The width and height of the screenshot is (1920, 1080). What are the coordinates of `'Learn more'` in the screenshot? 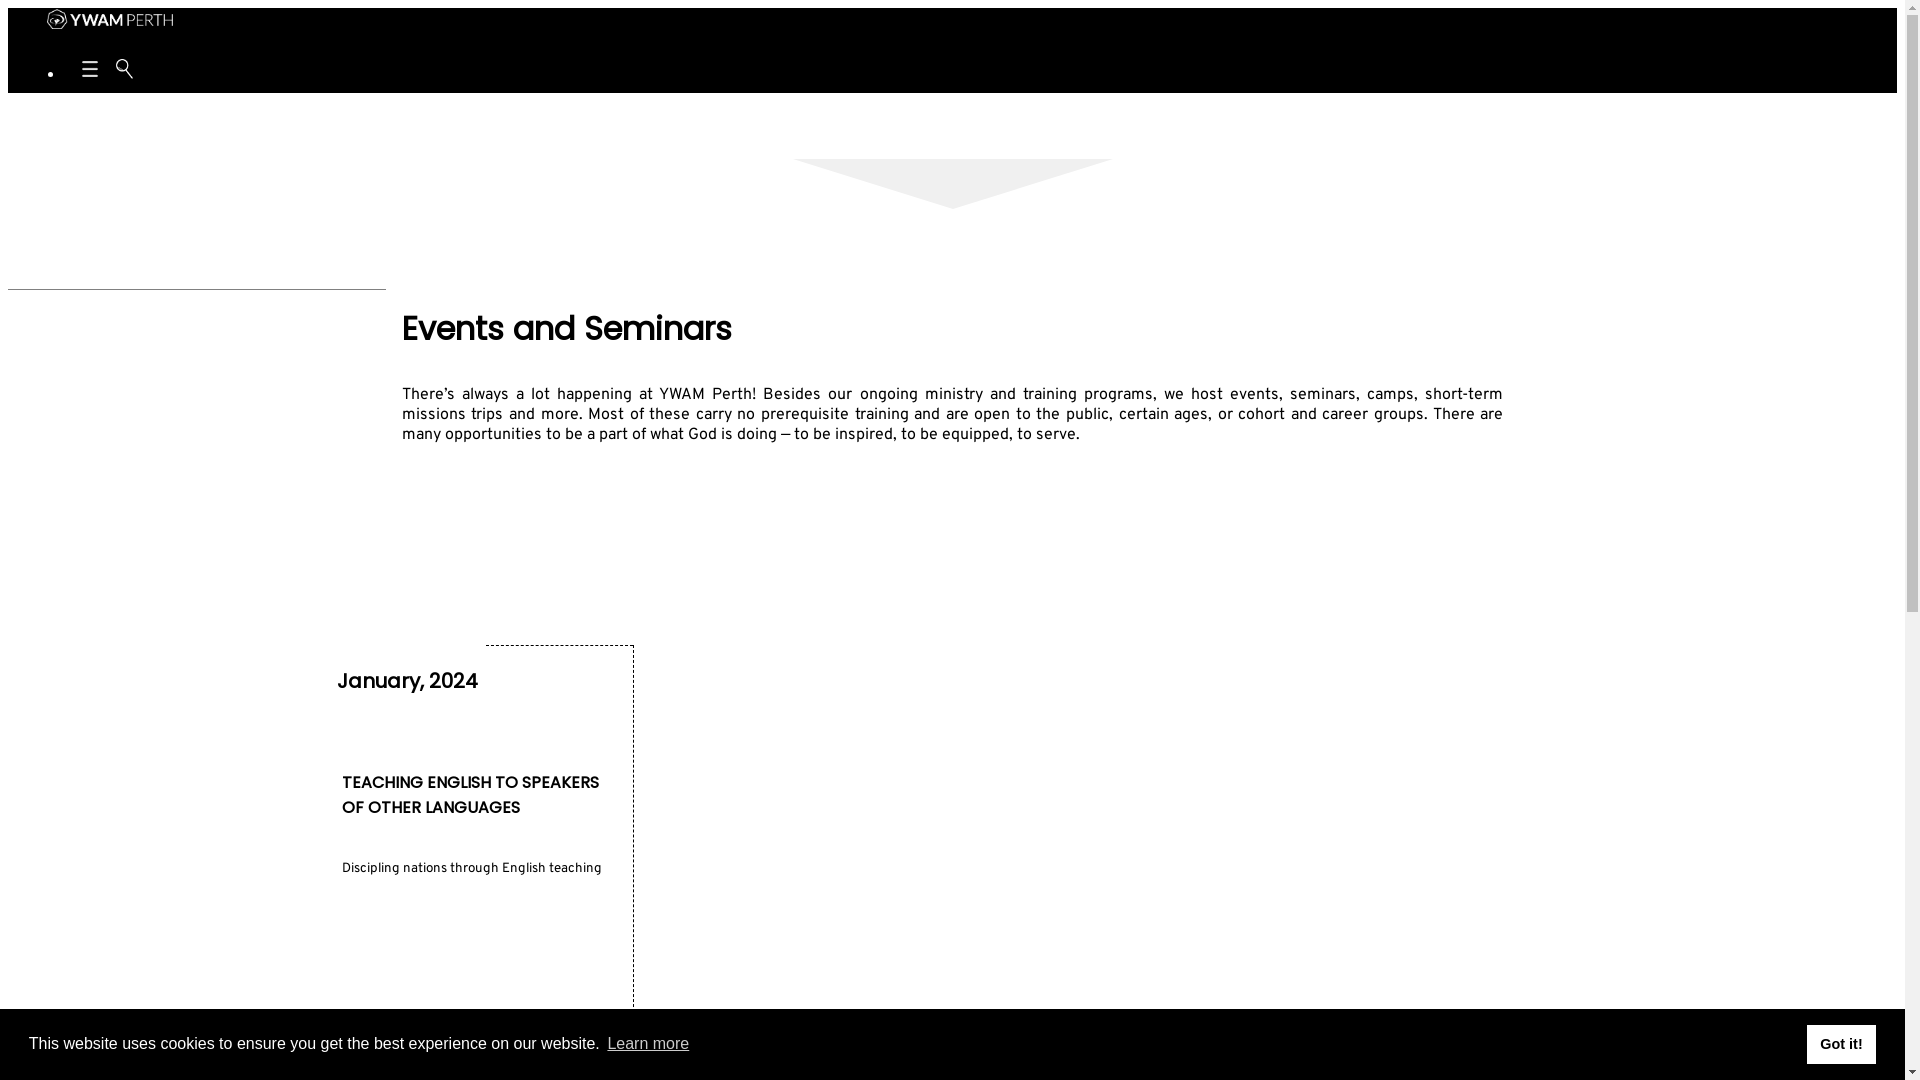 It's located at (648, 1043).